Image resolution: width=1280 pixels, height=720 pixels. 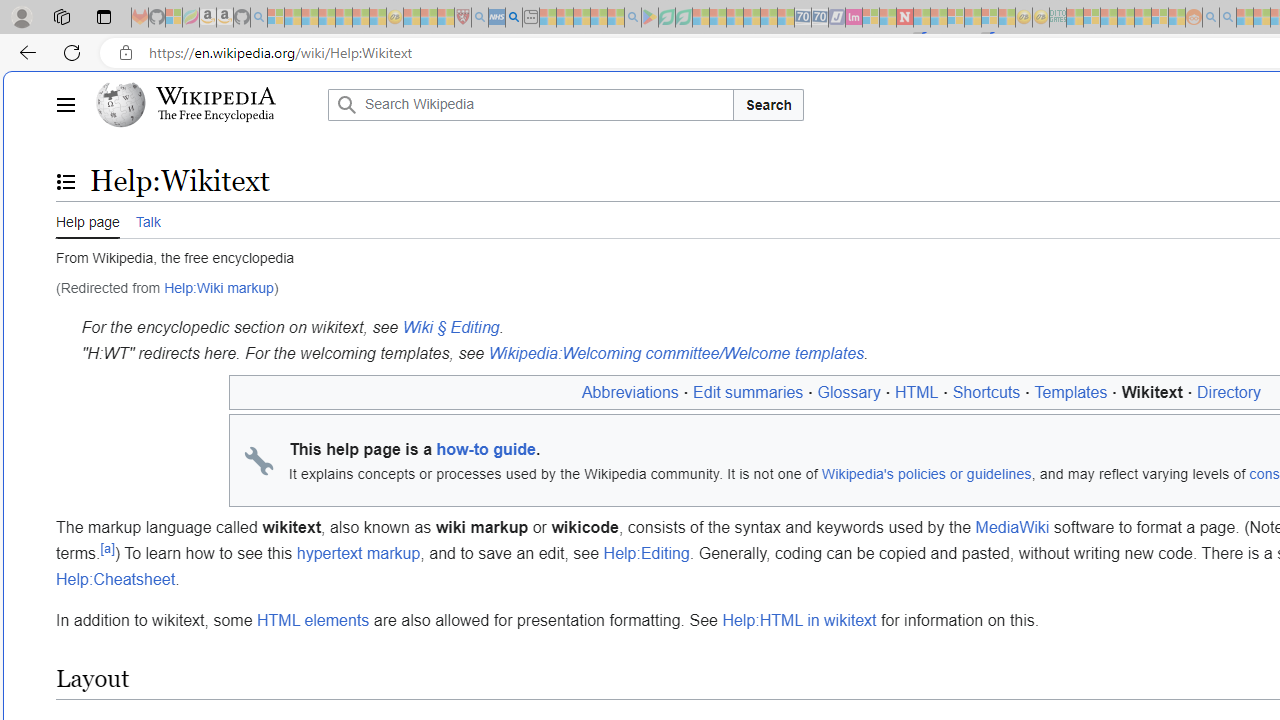 I want to click on 'Wikipedia The Free Encyclopedia', so click(x=206, y=105).